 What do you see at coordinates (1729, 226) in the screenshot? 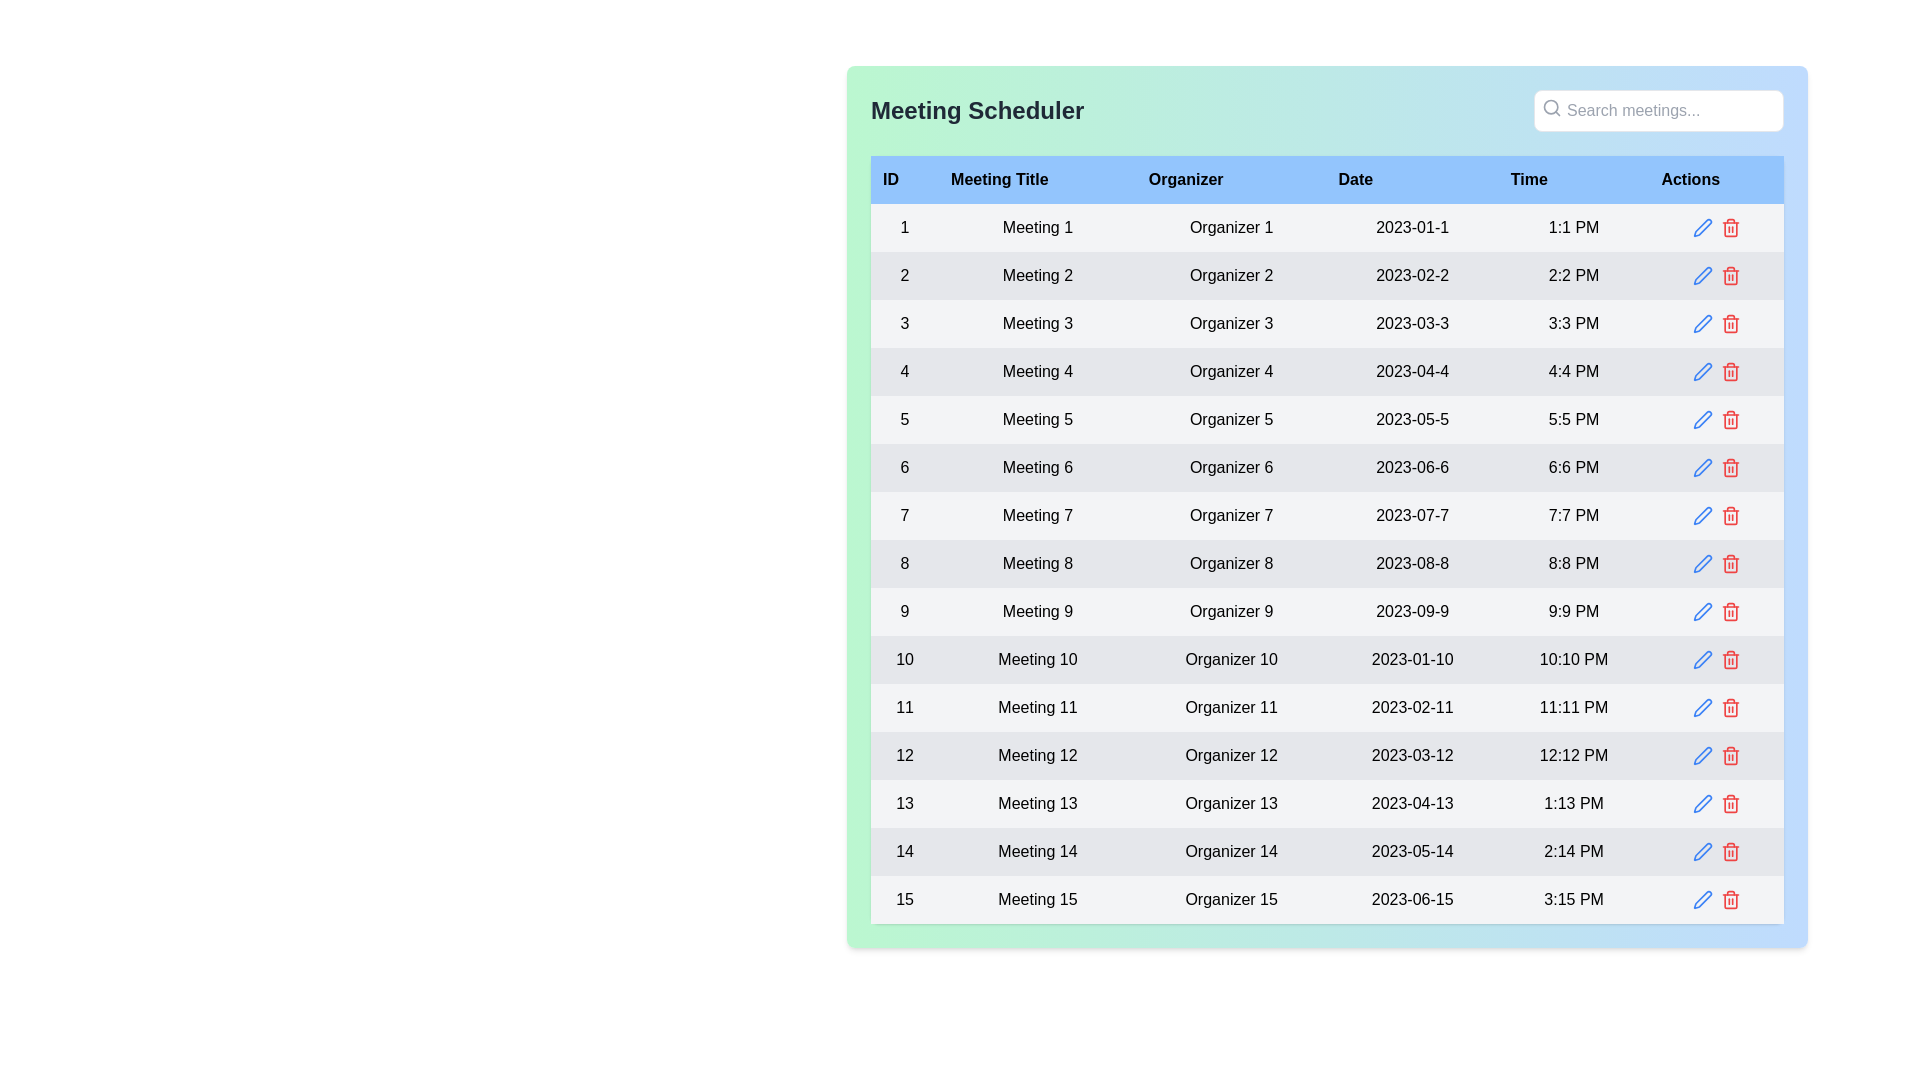
I see `the red trash bin icon in the Actions column of the data table` at bounding box center [1729, 226].